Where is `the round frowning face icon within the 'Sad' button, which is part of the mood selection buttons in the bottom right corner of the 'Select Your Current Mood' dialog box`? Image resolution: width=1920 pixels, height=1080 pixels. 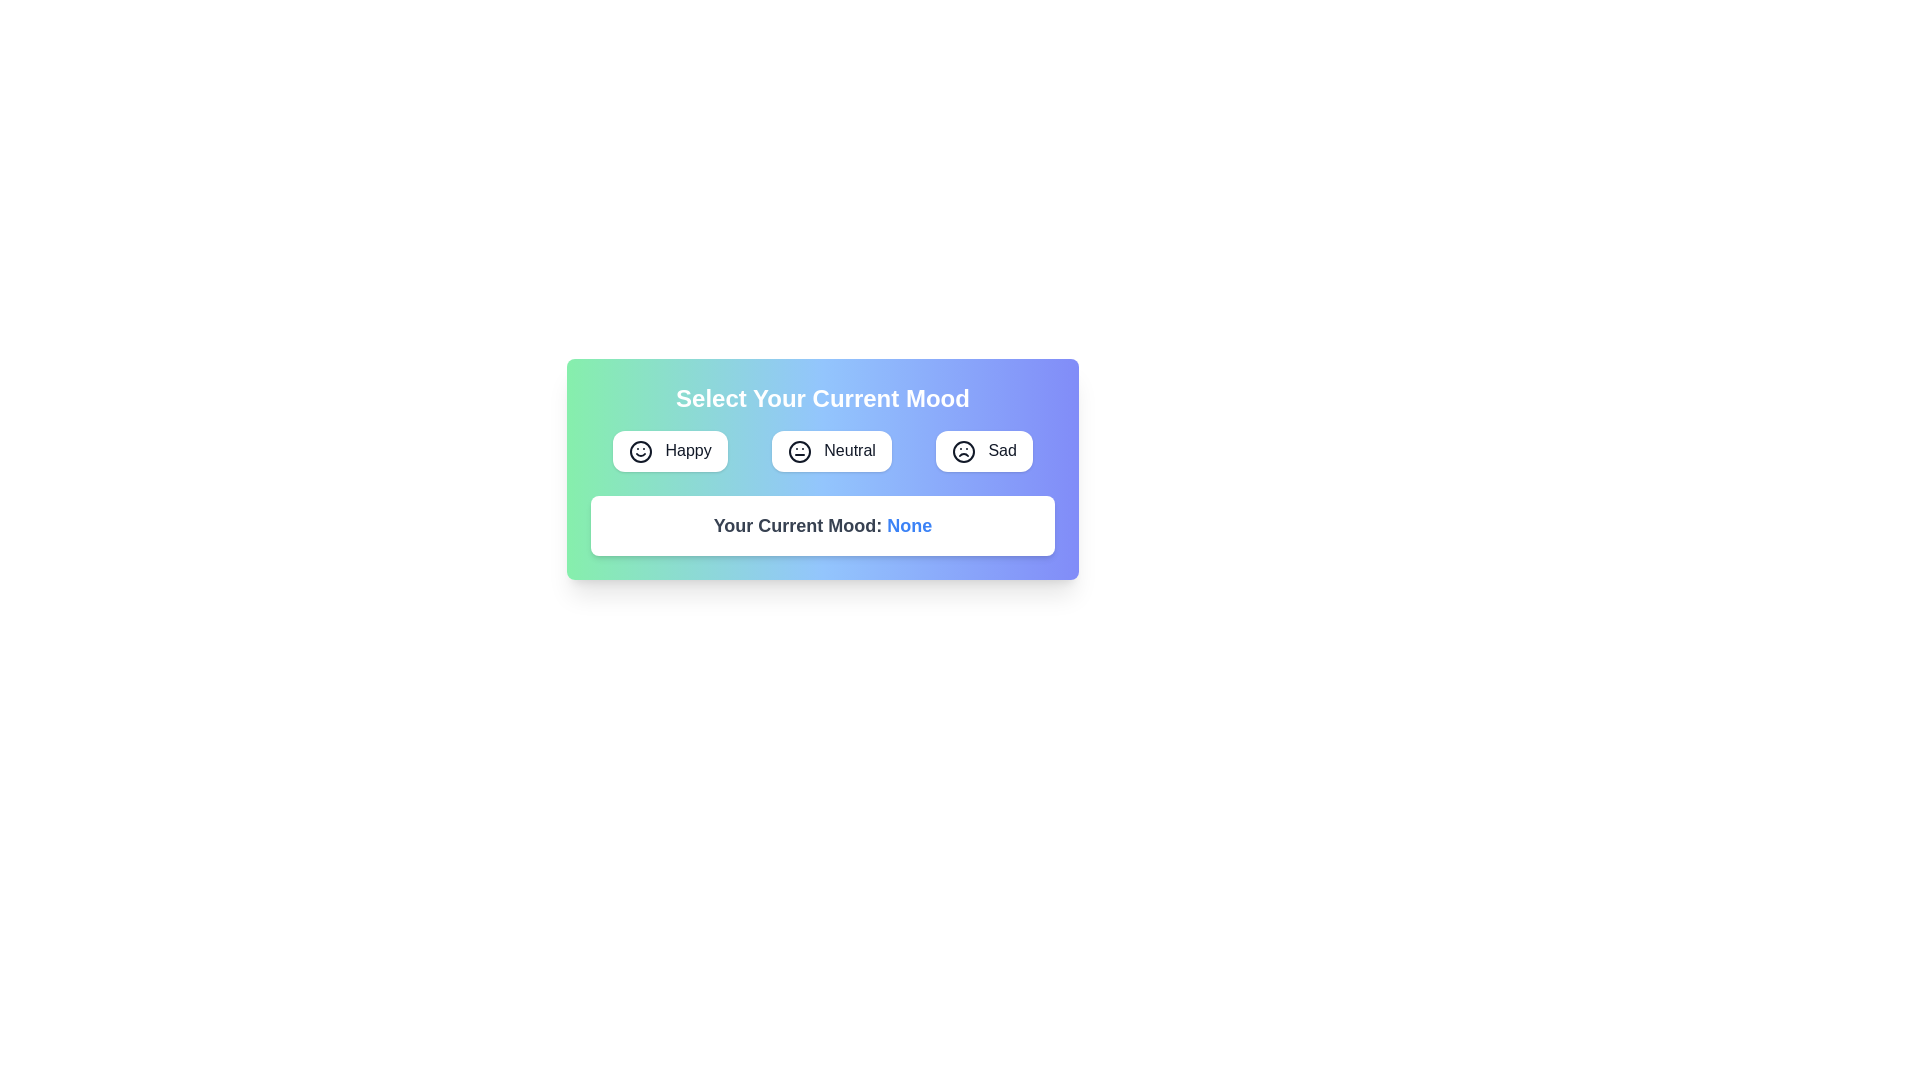
the round frowning face icon within the 'Sad' button, which is part of the mood selection buttons in the bottom right corner of the 'Select Your Current Mood' dialog box is located at coordinates (964, 451).